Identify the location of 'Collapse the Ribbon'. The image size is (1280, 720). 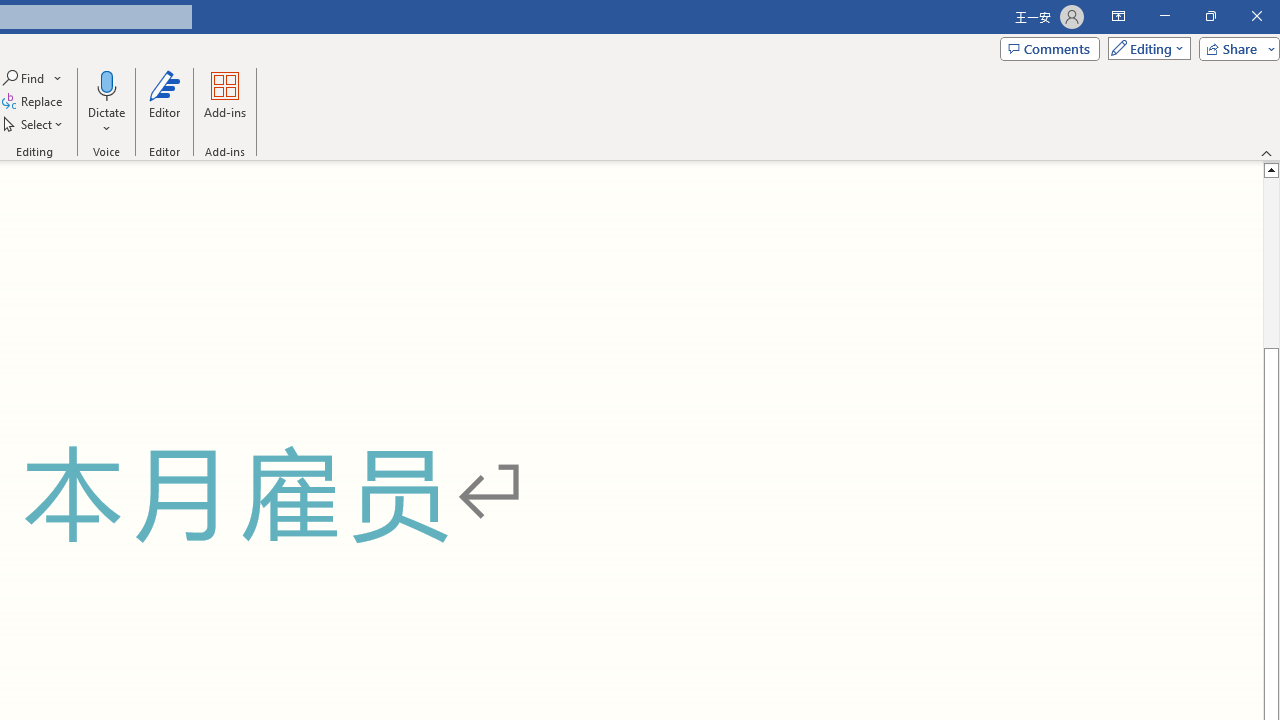
(1266, 152).